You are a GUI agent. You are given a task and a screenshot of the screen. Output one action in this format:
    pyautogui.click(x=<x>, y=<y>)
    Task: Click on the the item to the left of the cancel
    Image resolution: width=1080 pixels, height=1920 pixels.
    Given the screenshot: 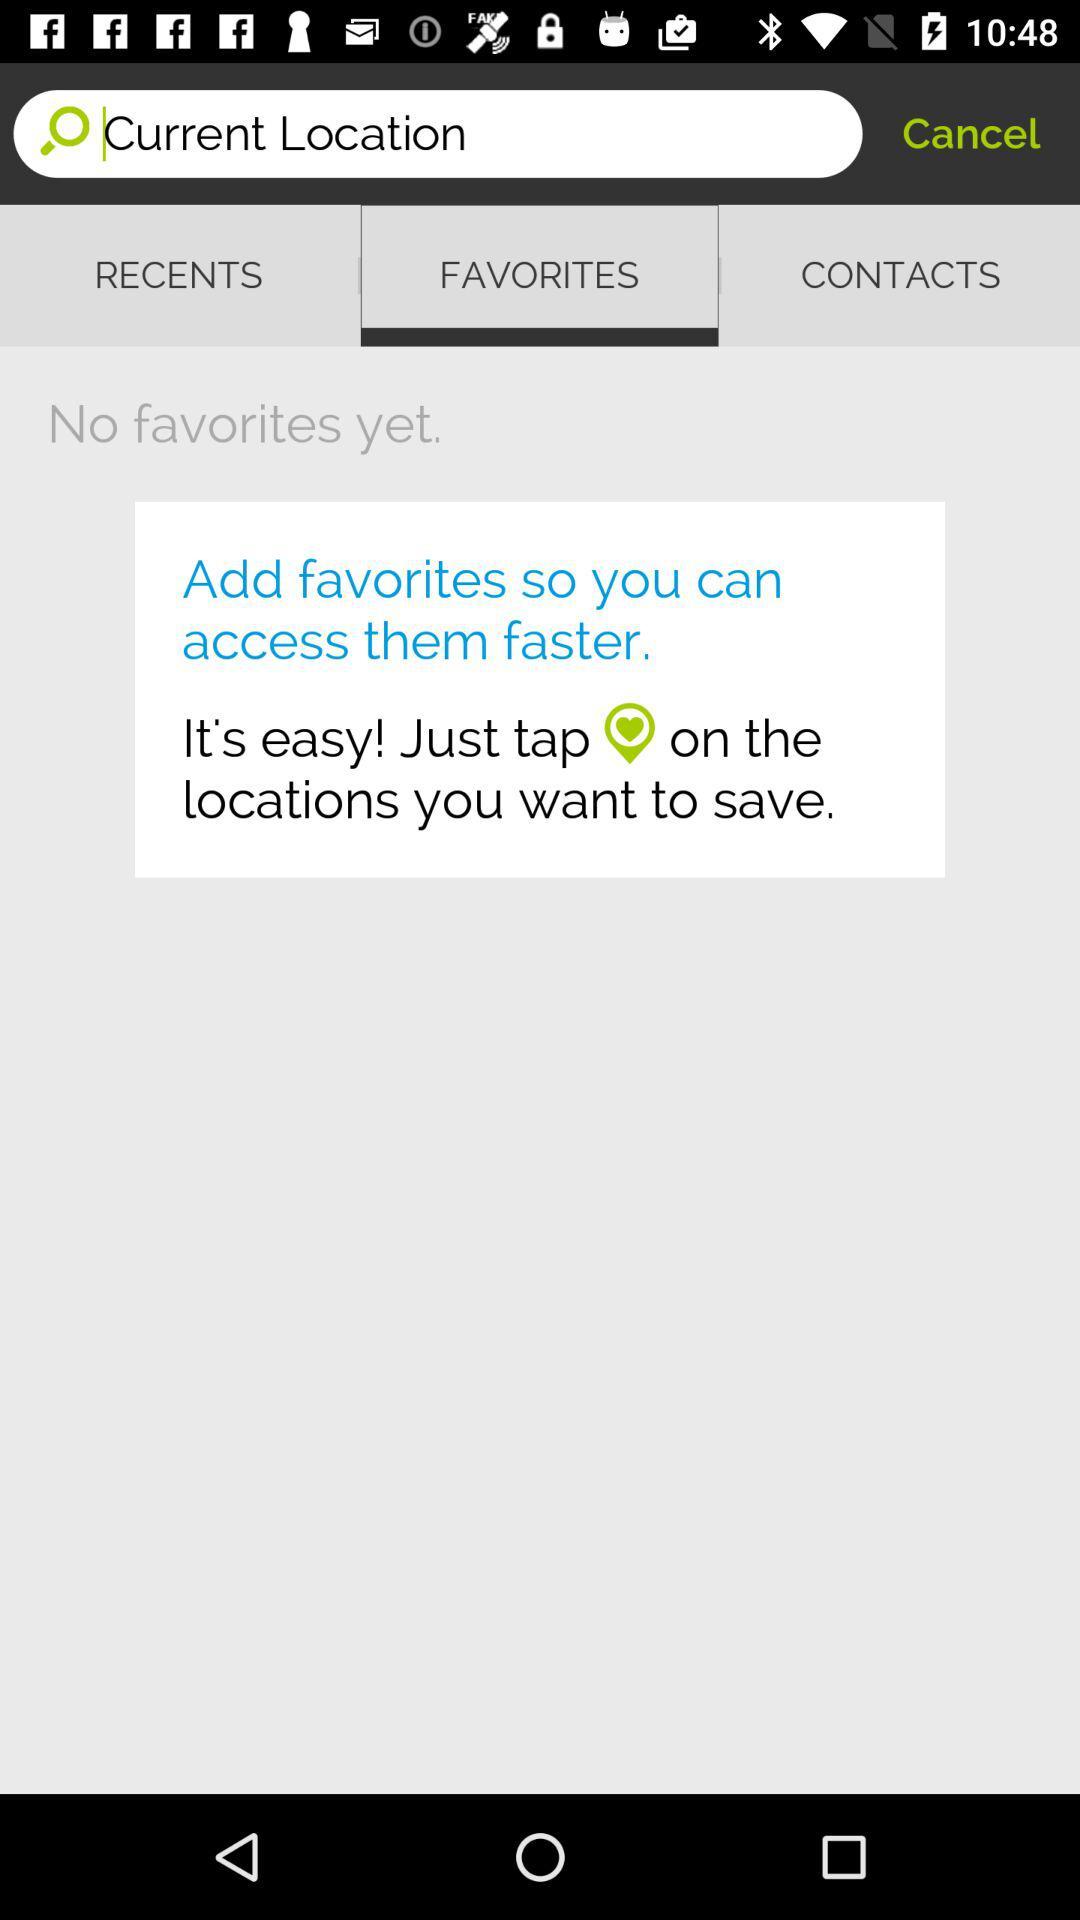 What is the action you would take?
    pyautogui.click(x=482, y=132)
    